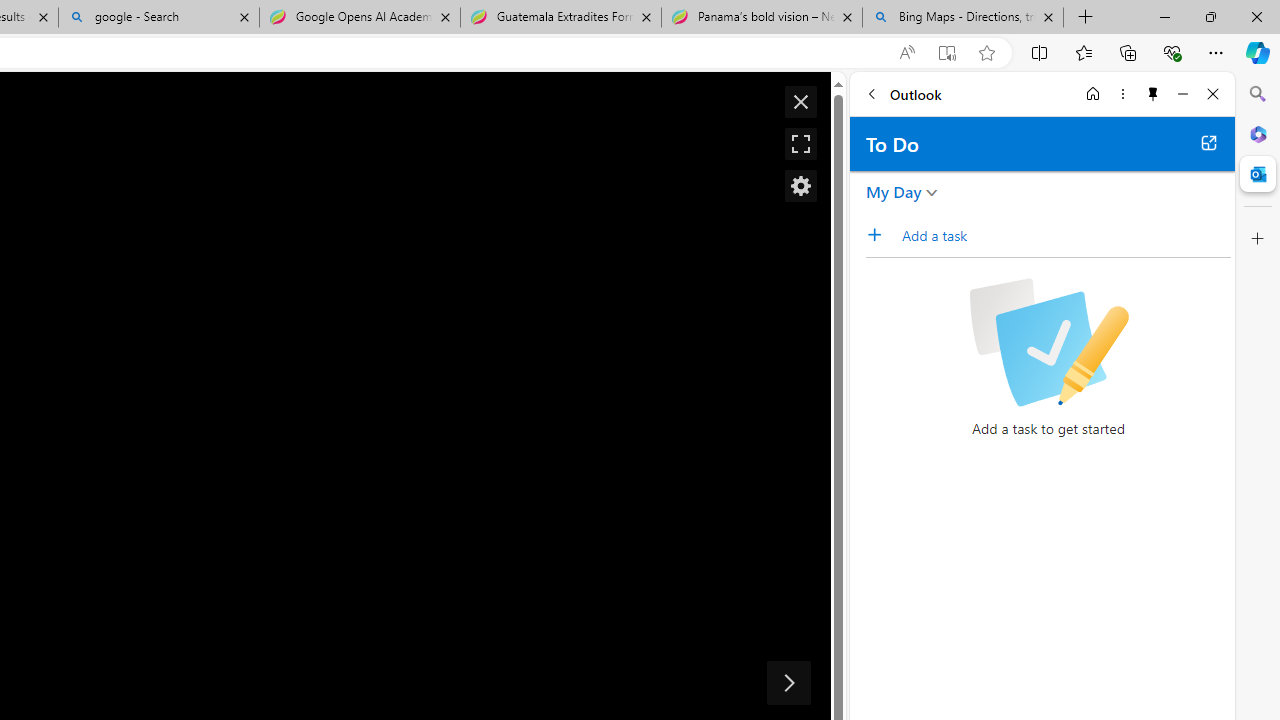  I want to click on 'Add a task', so click(1064, 234).